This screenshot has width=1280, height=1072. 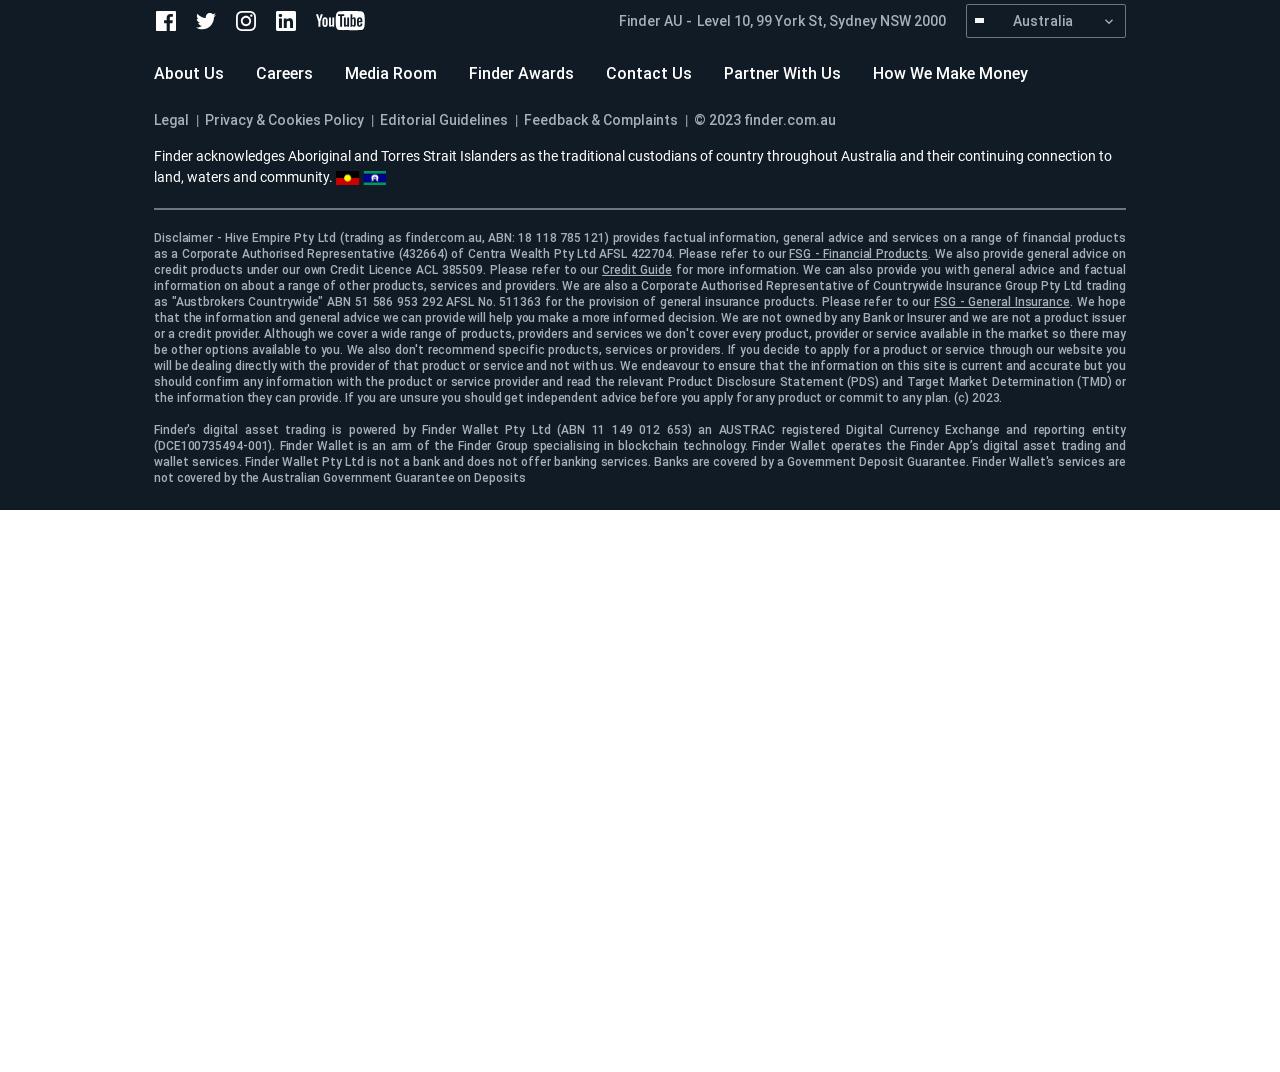 I want to click on 'FSG - General Insurance', so click(x=1001, y=300).